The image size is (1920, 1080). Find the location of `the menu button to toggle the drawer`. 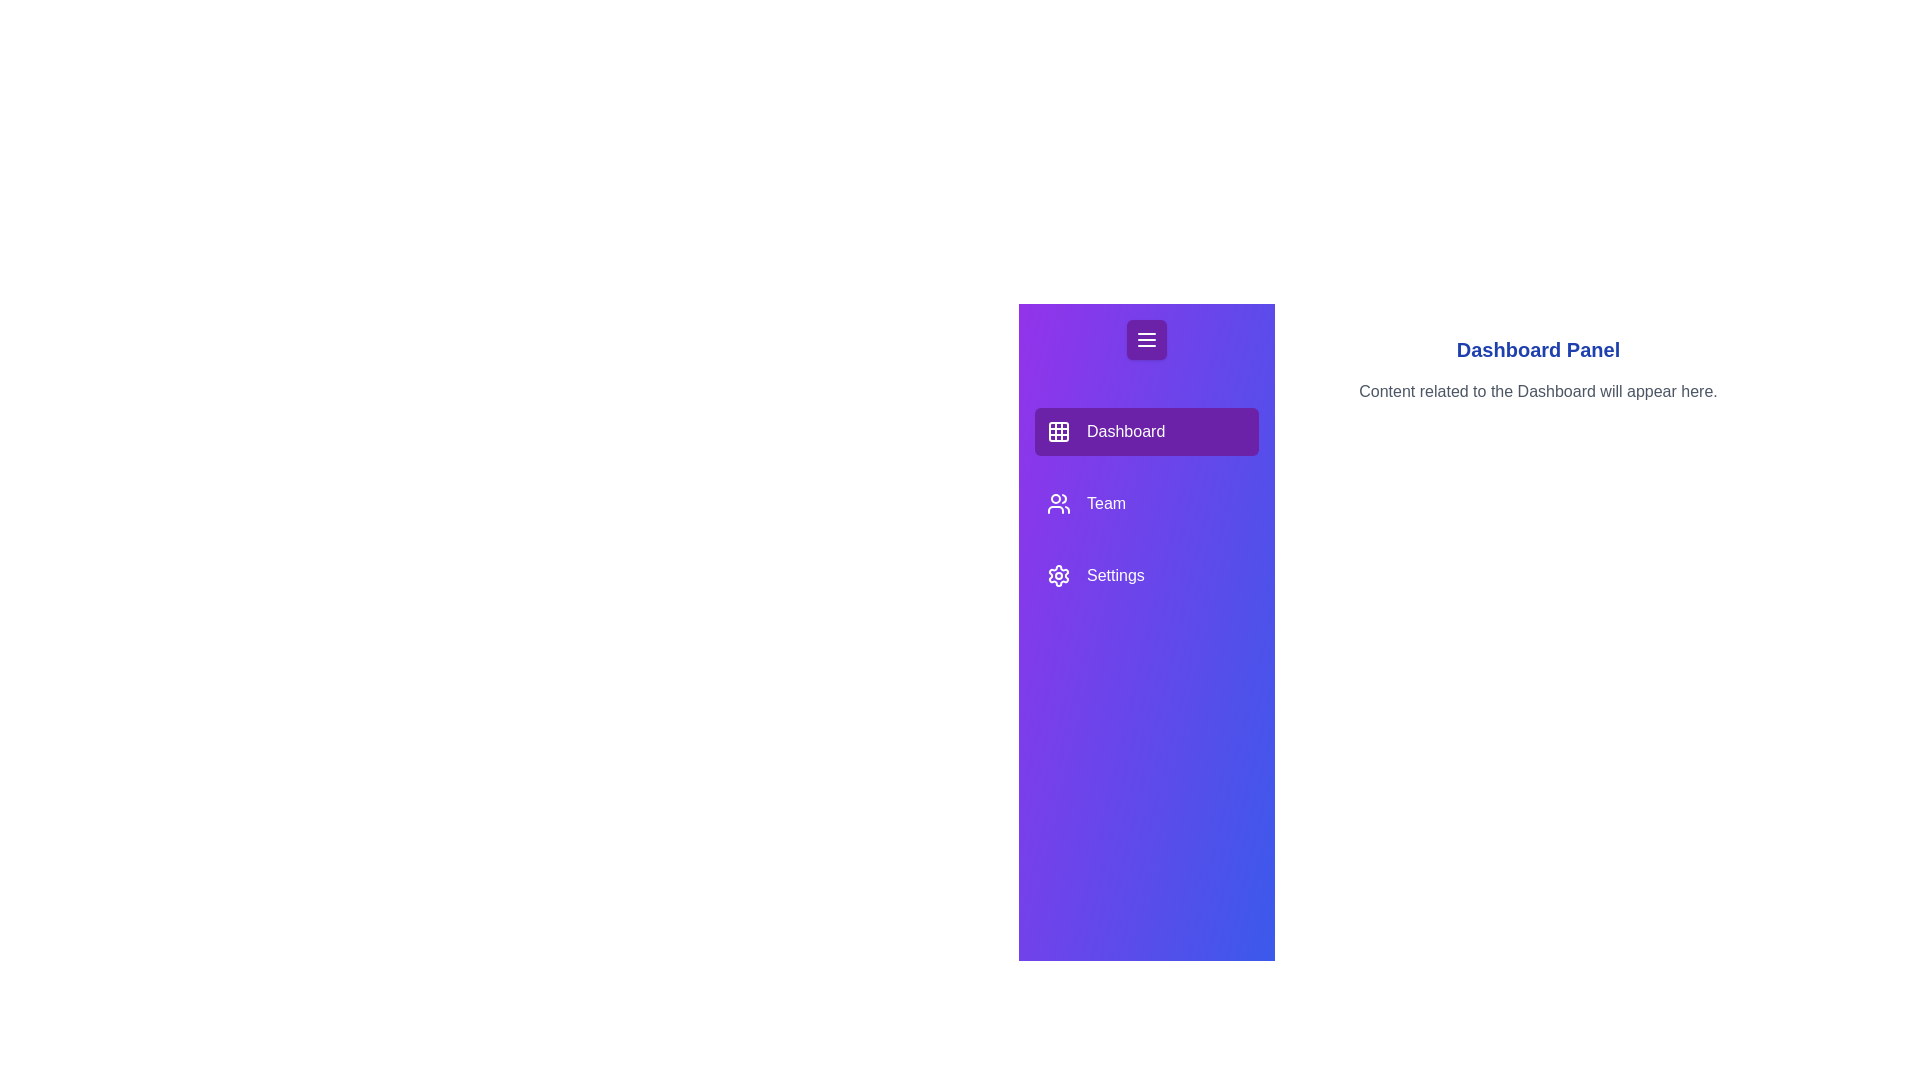

the menu button to toggle the drawer is located at coordinates (1147, 338).